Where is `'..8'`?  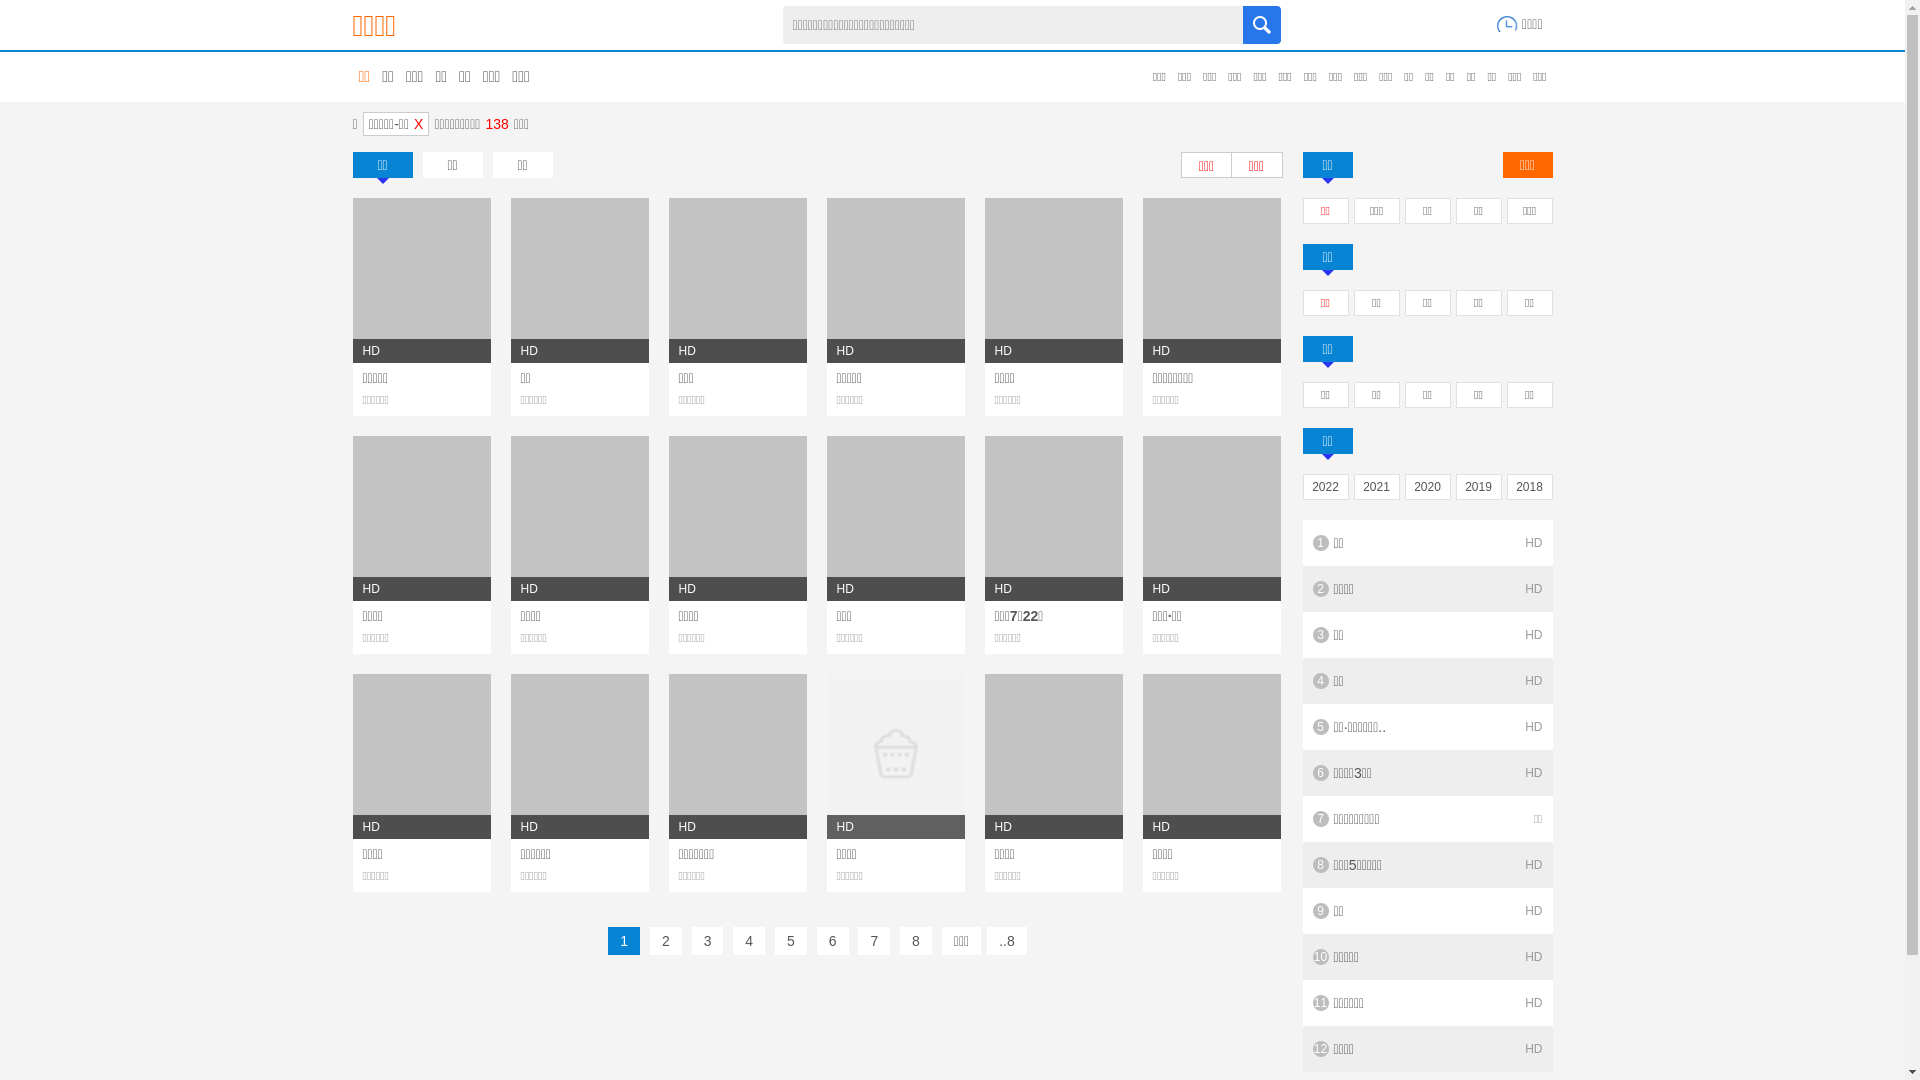 '..8' is located at coordinates (987, 941).